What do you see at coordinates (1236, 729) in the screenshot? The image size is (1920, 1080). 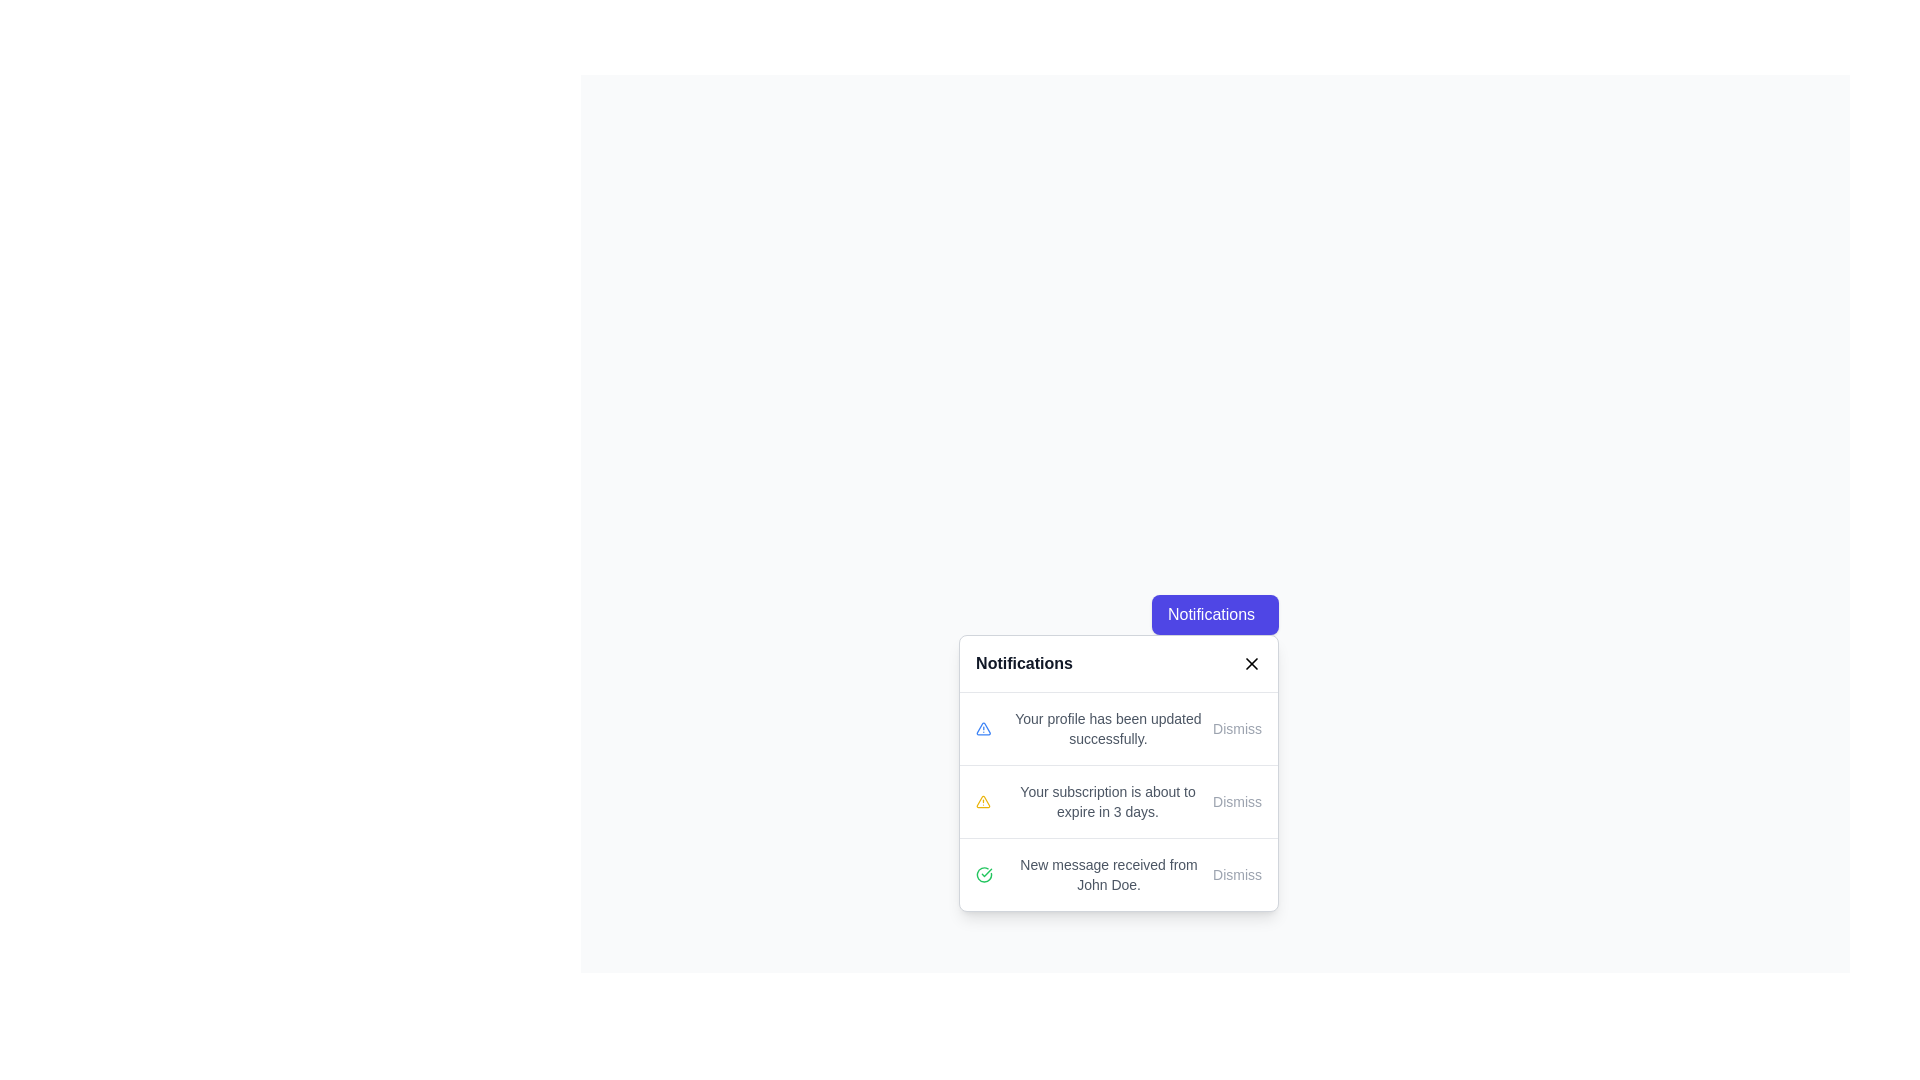 I see `the dismiss button located at the bottom-right corner of the notification card` at bounding box center [1236, 729].